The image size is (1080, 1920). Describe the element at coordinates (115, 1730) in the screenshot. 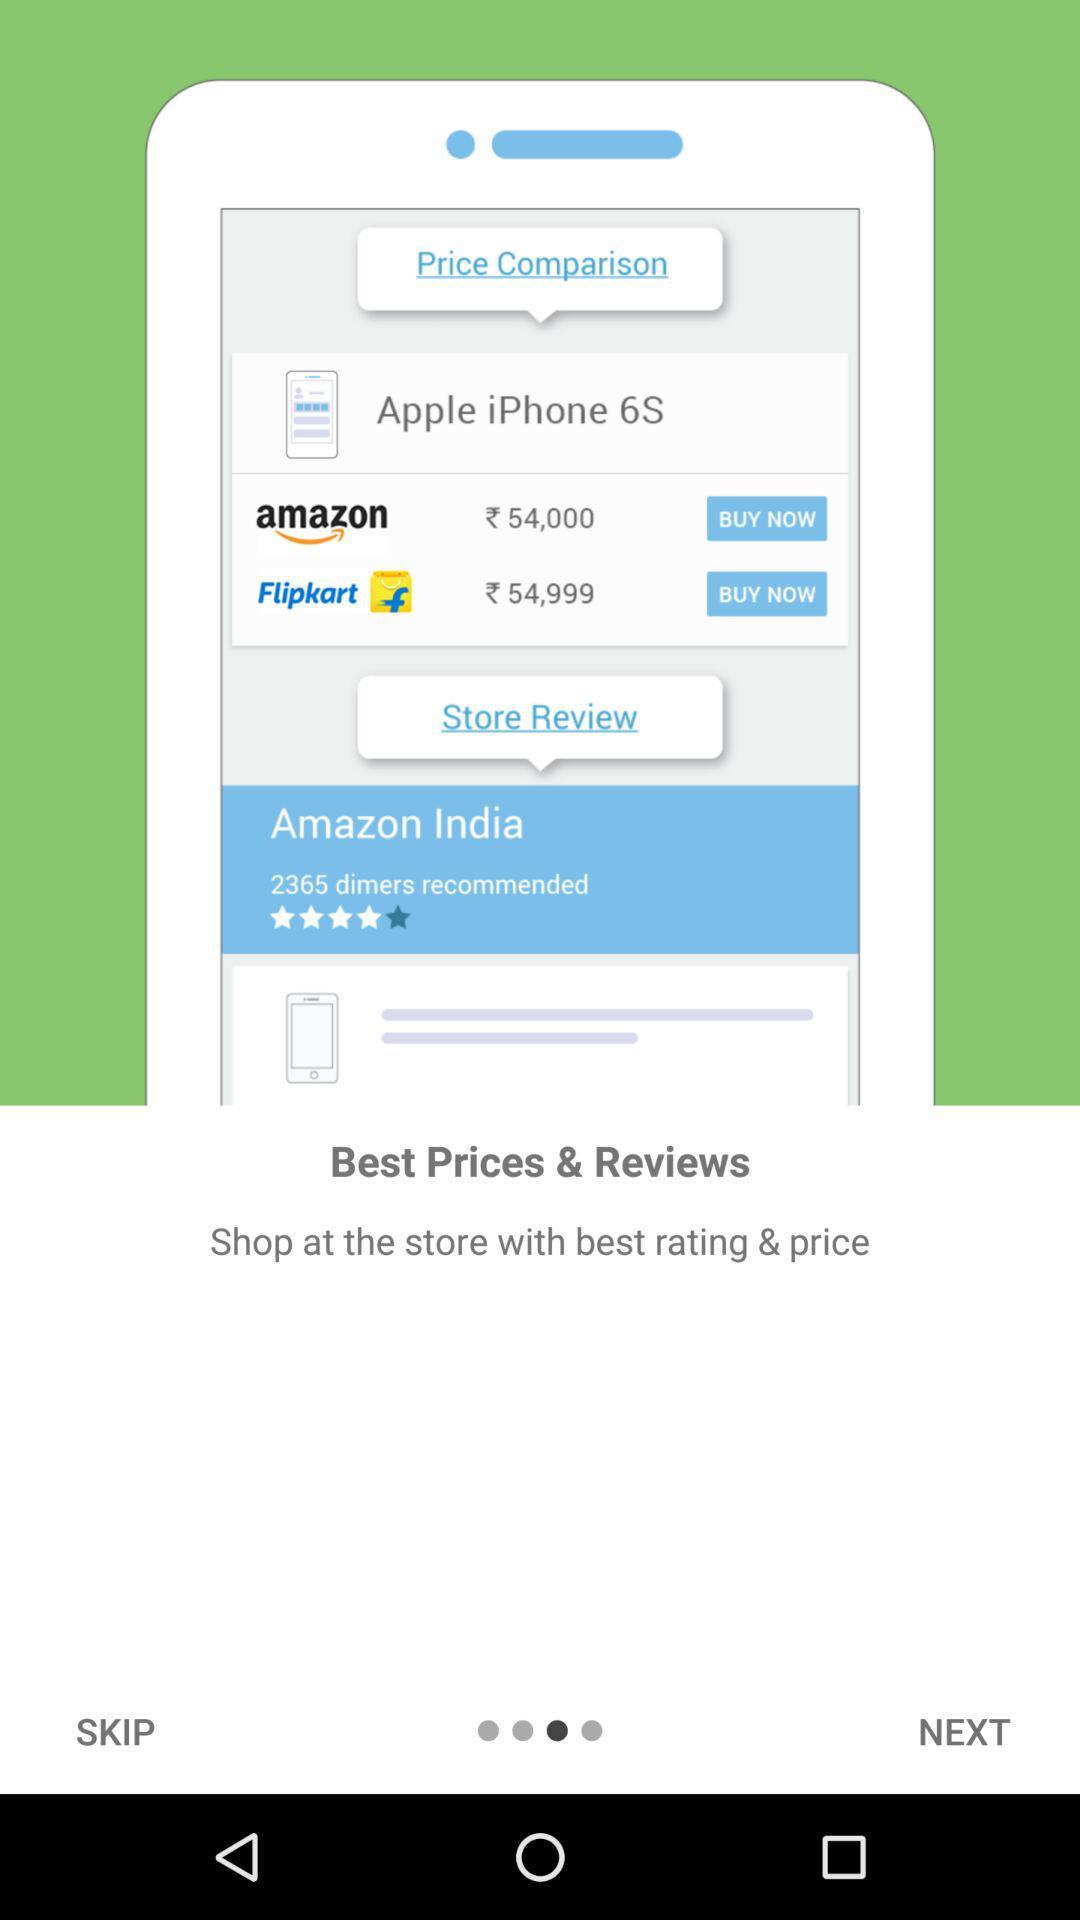

I see `skip` at that location.